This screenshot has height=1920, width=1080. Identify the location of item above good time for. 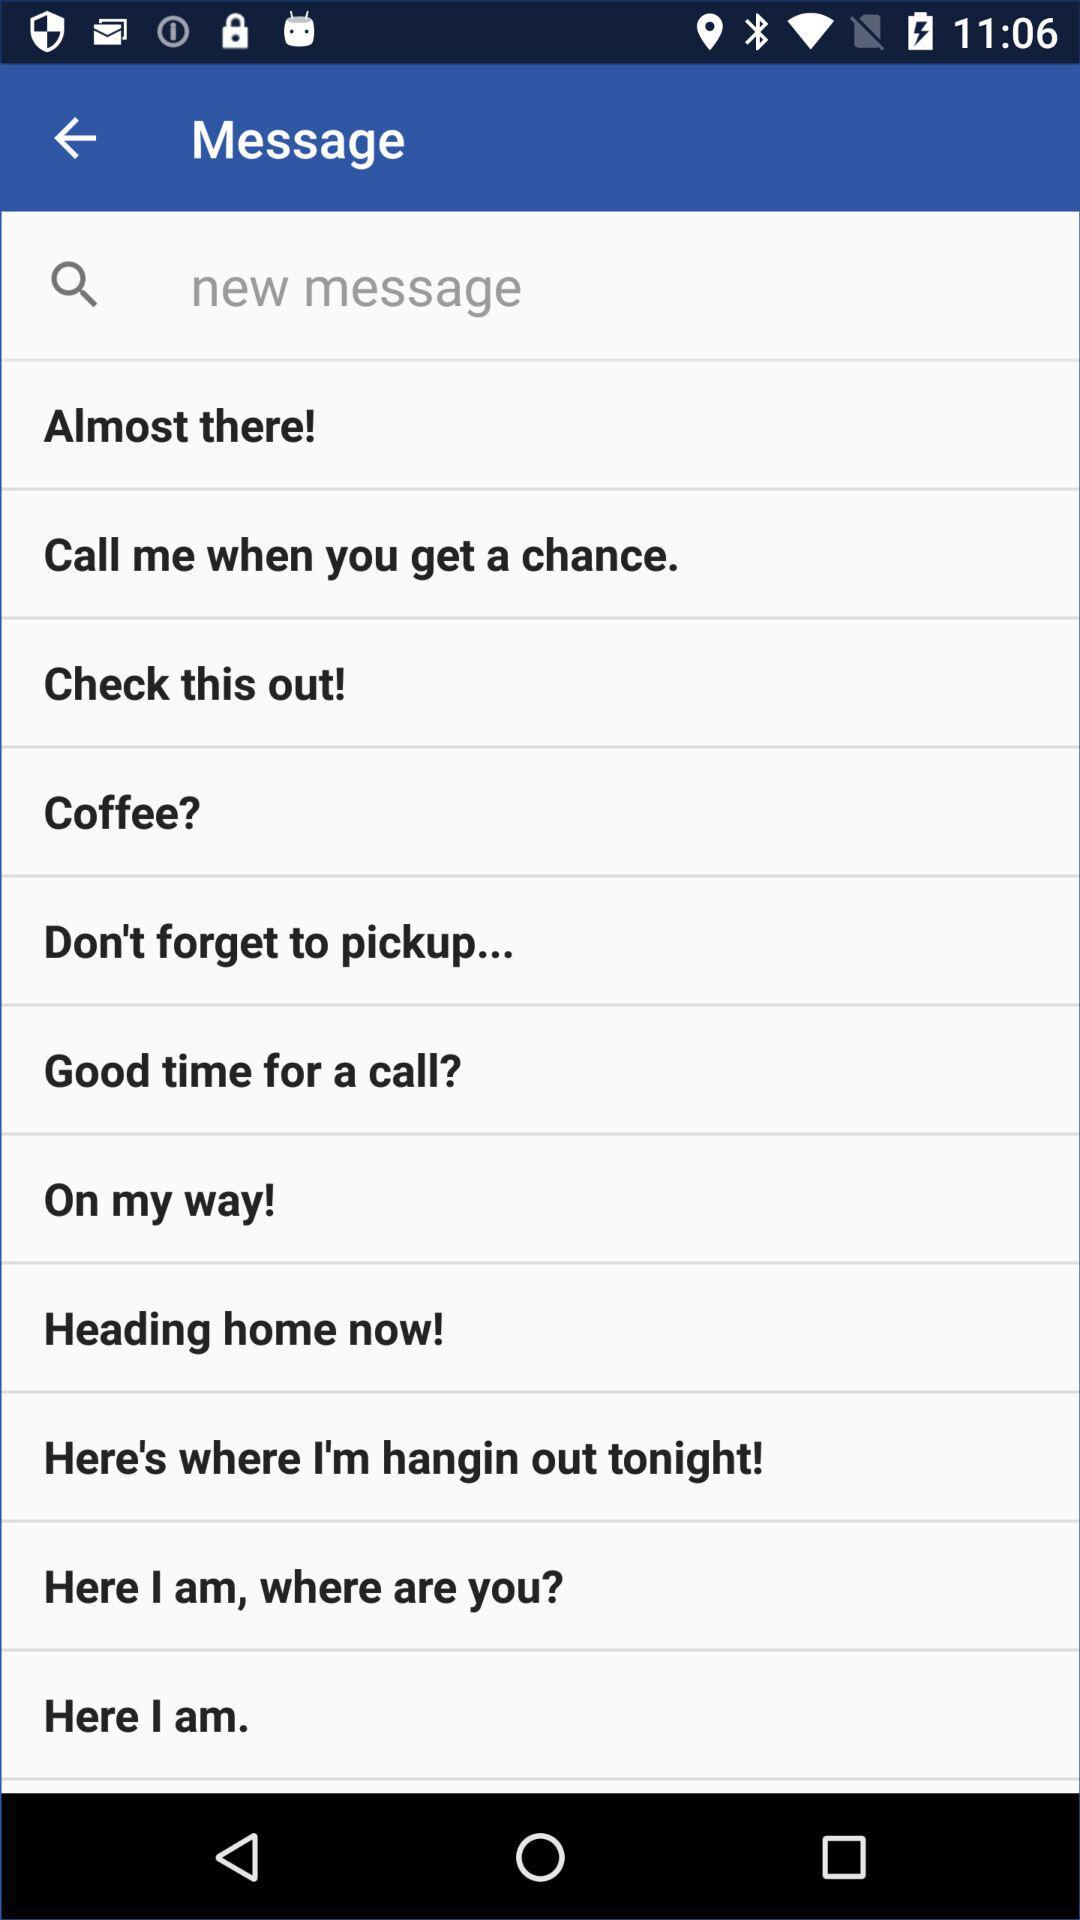
(540, 939).